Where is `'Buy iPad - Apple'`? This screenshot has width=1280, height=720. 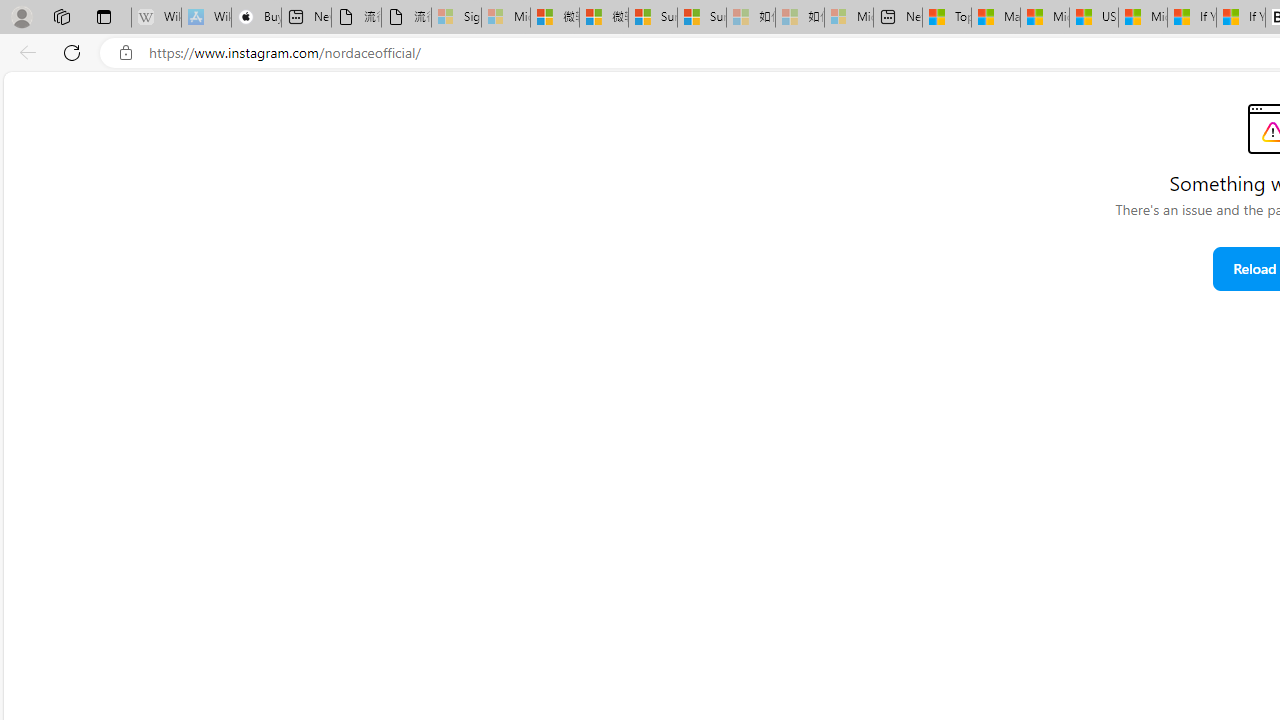
'Buy iPad - Apple' is located at coordinates (255, 17).